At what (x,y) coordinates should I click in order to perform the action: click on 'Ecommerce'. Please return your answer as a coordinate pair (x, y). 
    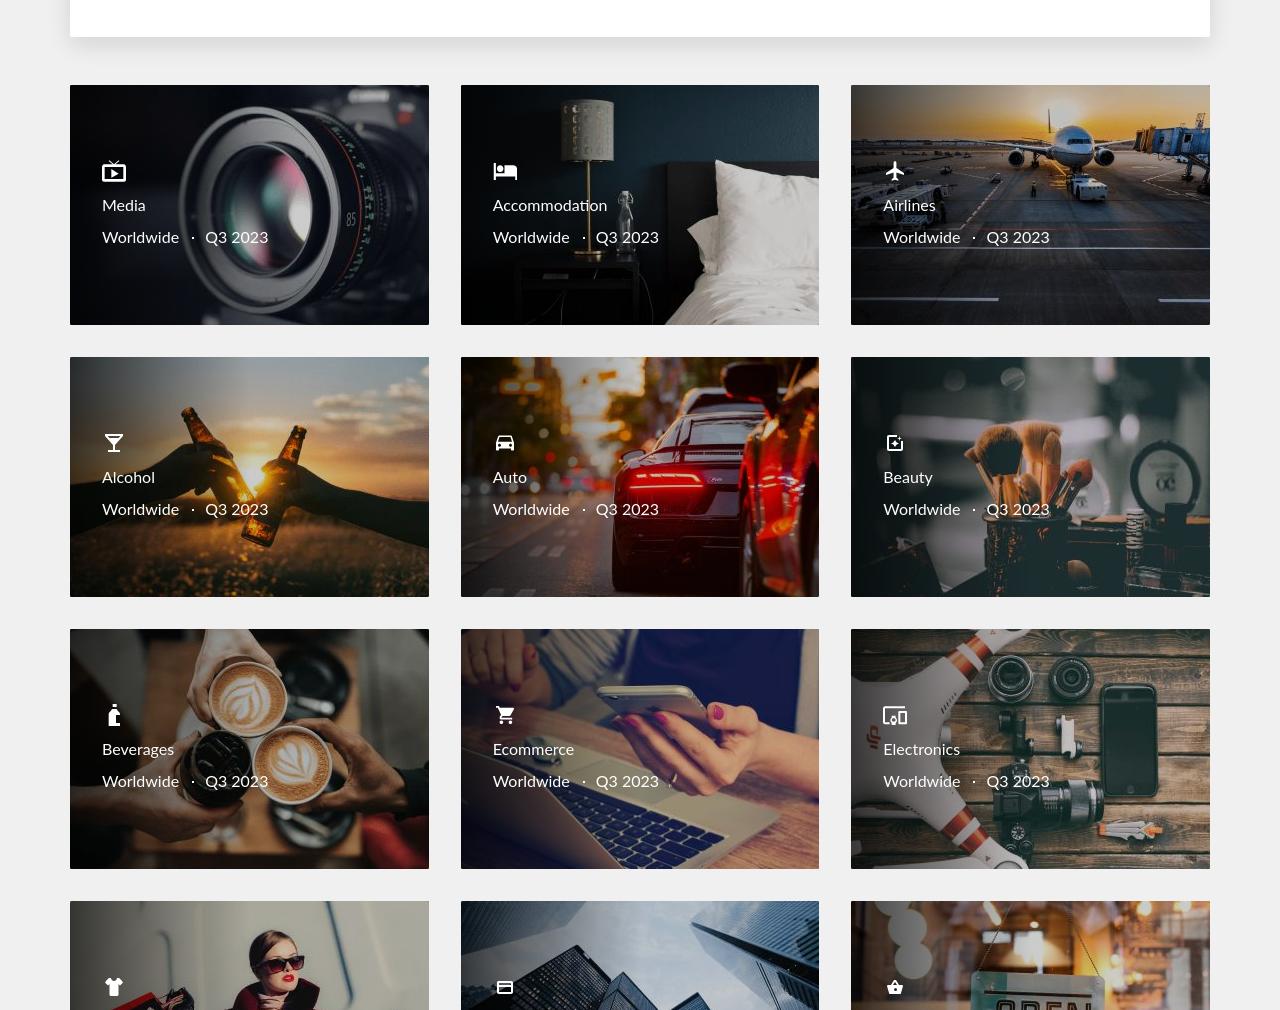
    Looking at the image, I should click on (532, 749).